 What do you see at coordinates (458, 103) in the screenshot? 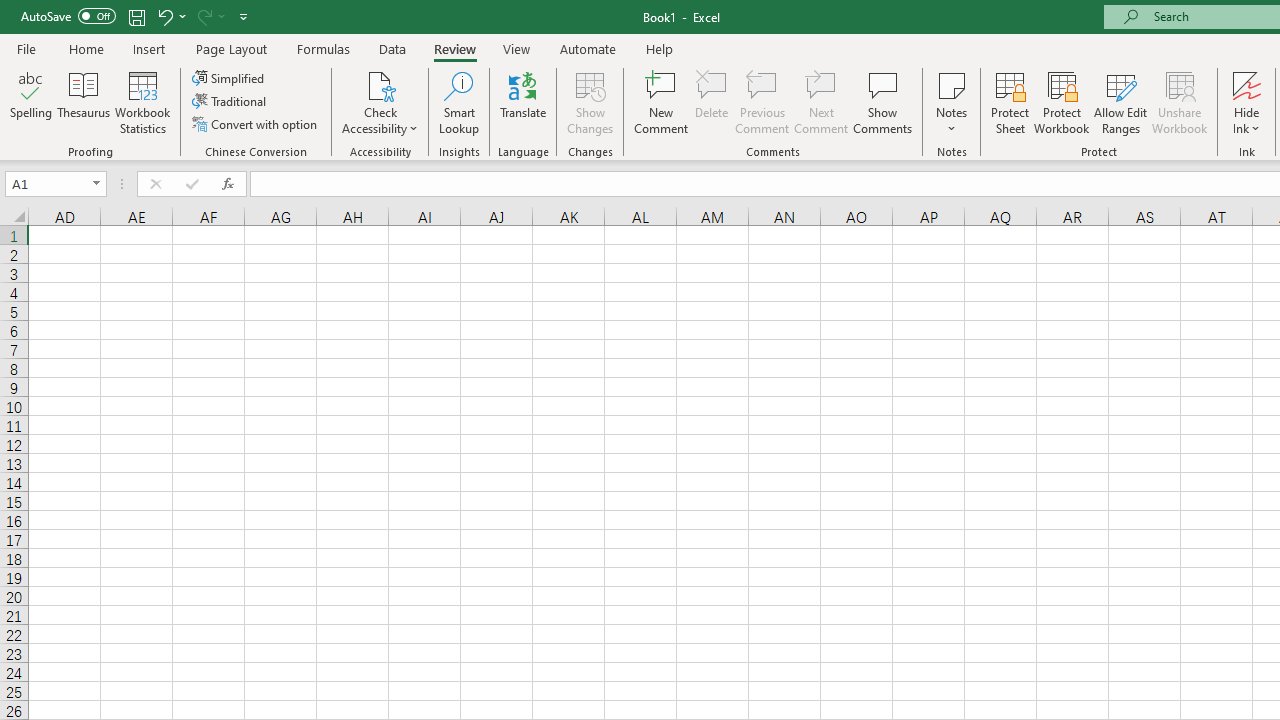
I see `'Smart Lookup'` at bounding box center [458, 103].